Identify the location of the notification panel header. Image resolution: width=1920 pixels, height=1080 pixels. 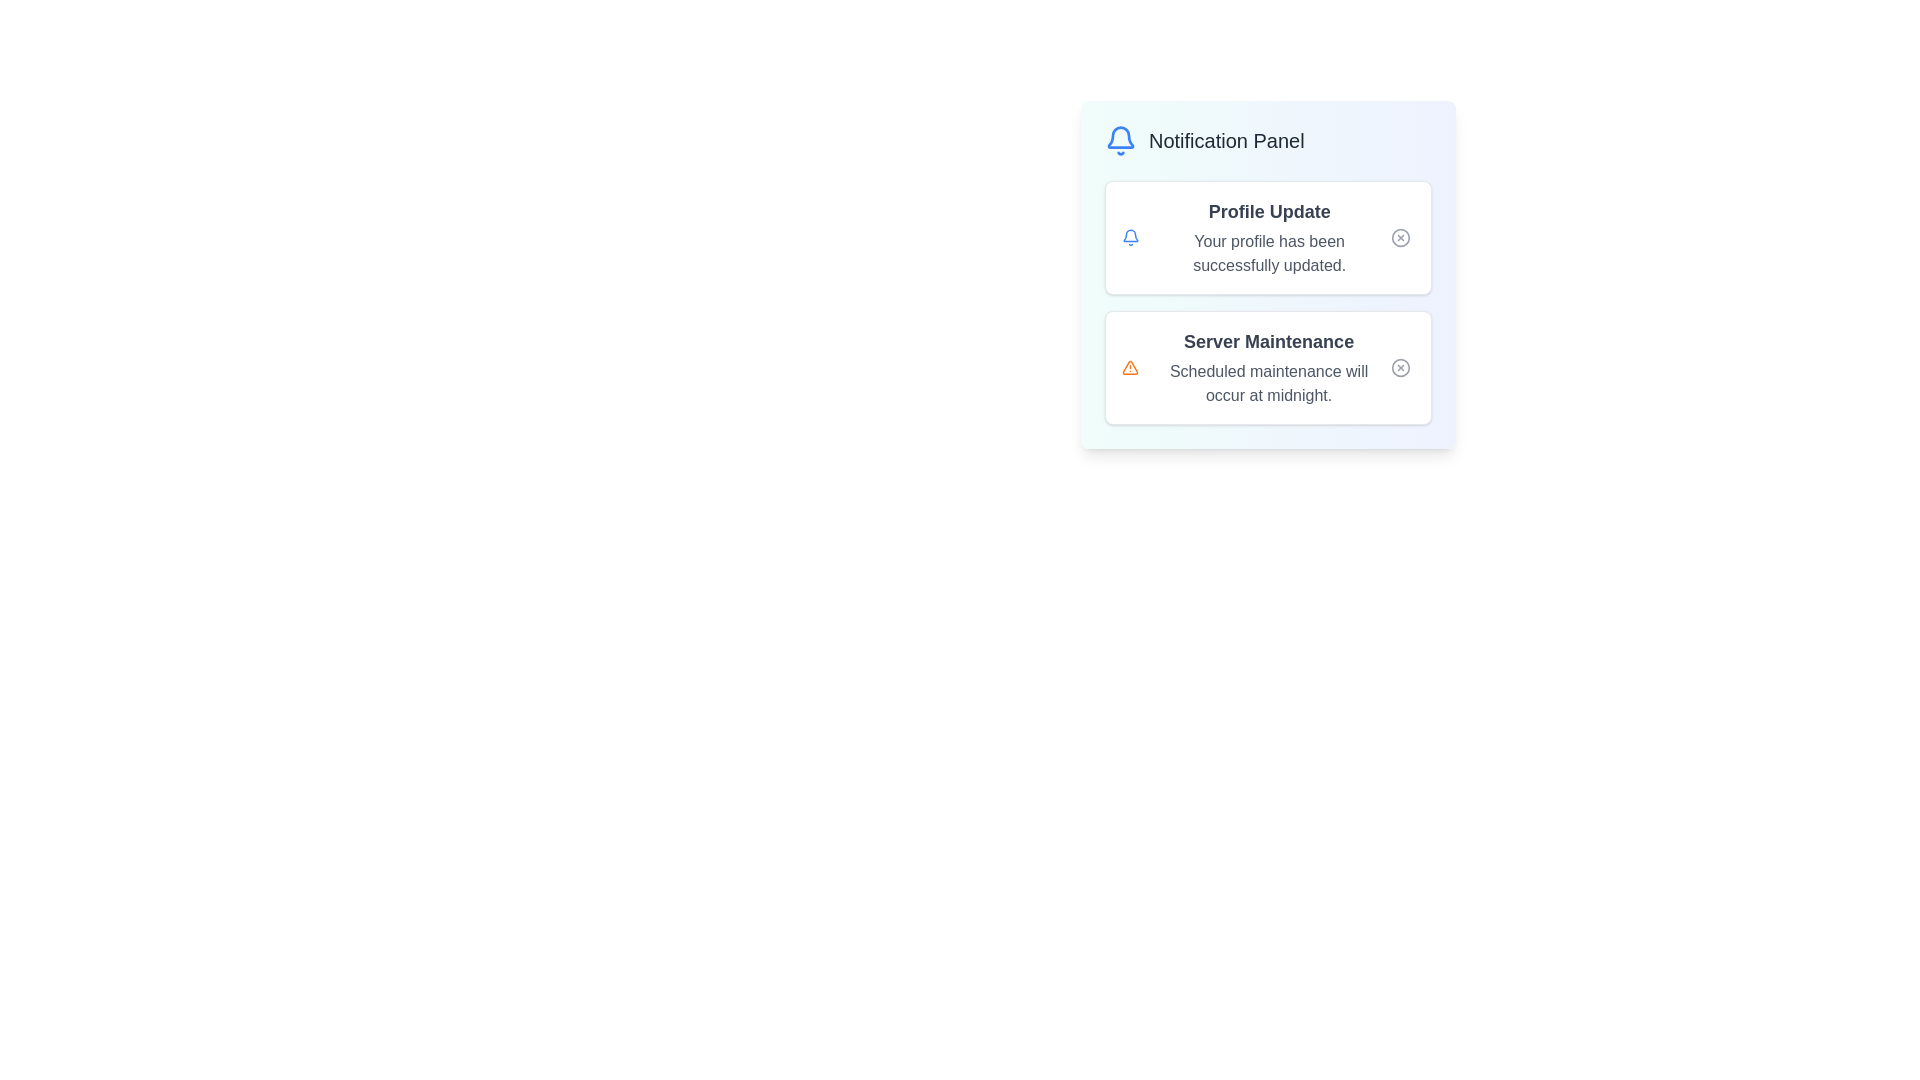
(1267, 140).